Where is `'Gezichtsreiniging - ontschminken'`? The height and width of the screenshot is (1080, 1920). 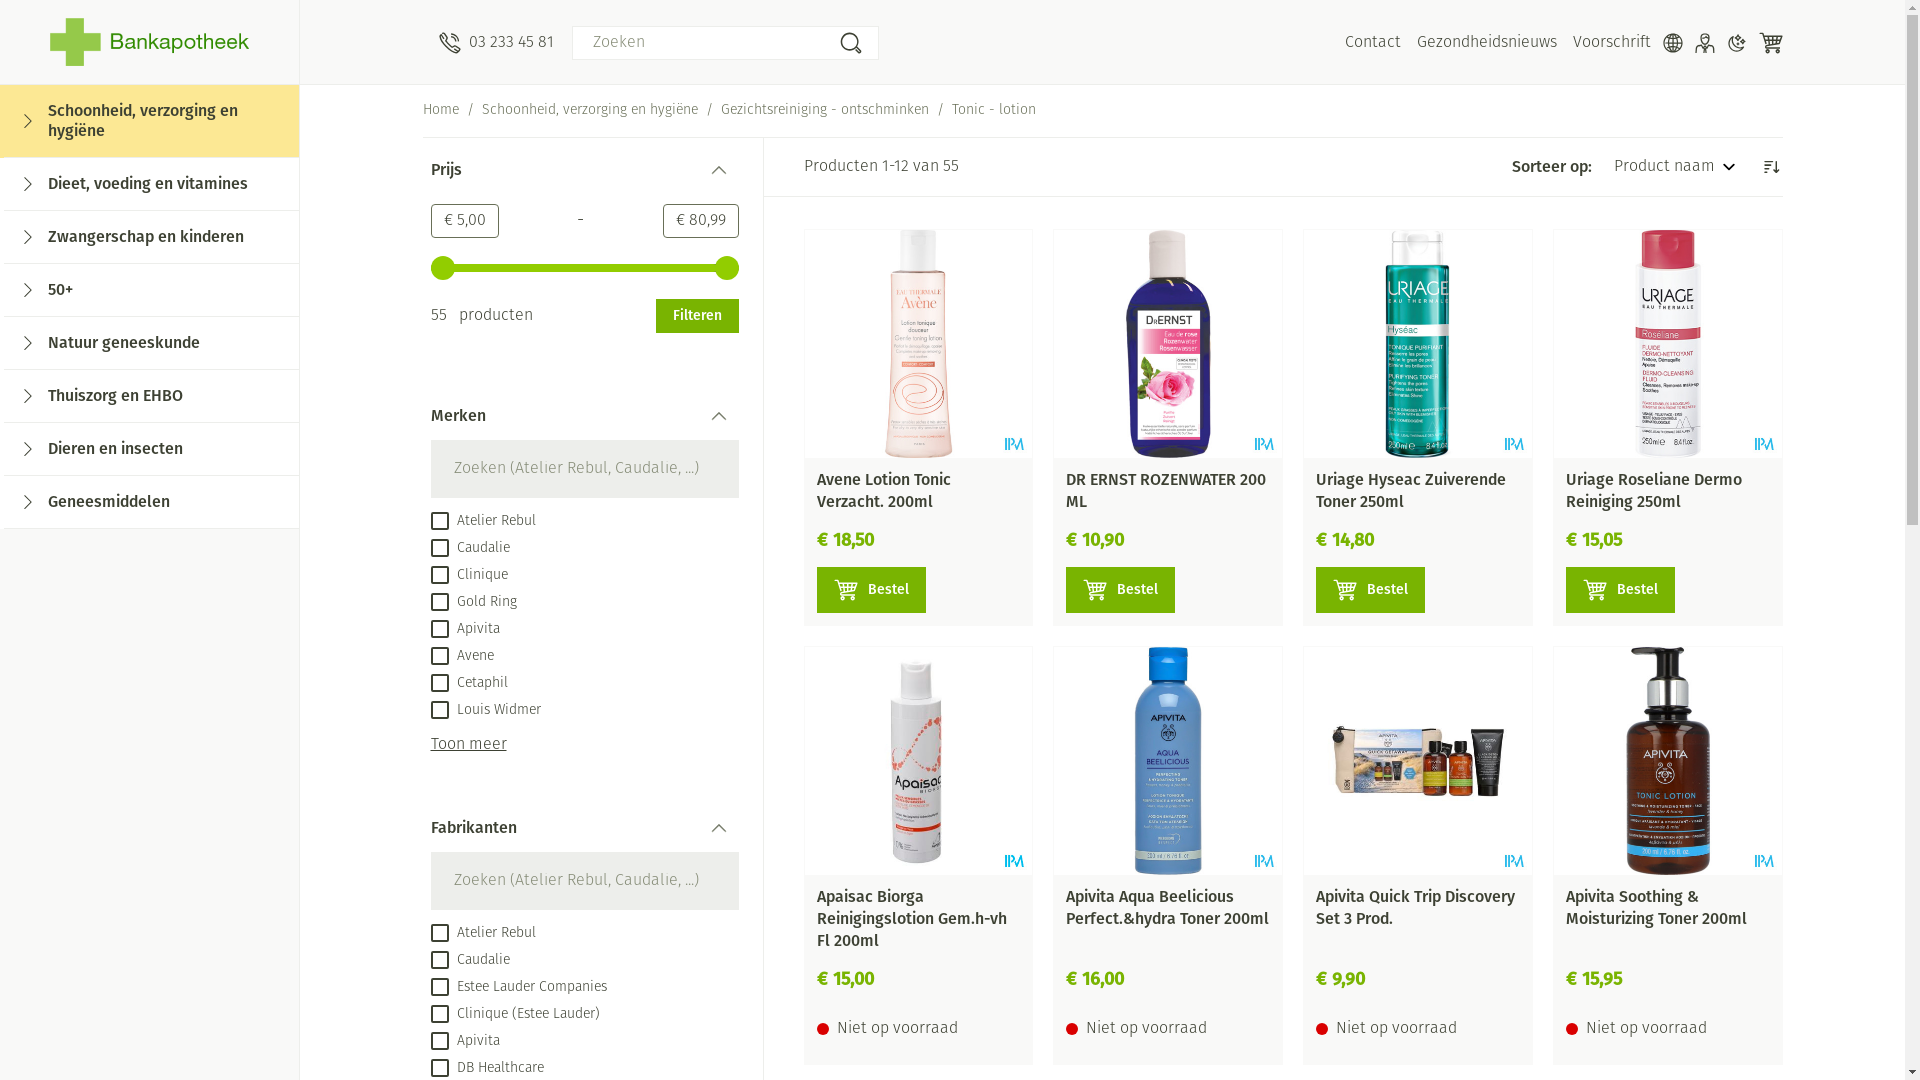 'Gezichtsreiniging - ontschminken' is located at coordinates (824, 111).